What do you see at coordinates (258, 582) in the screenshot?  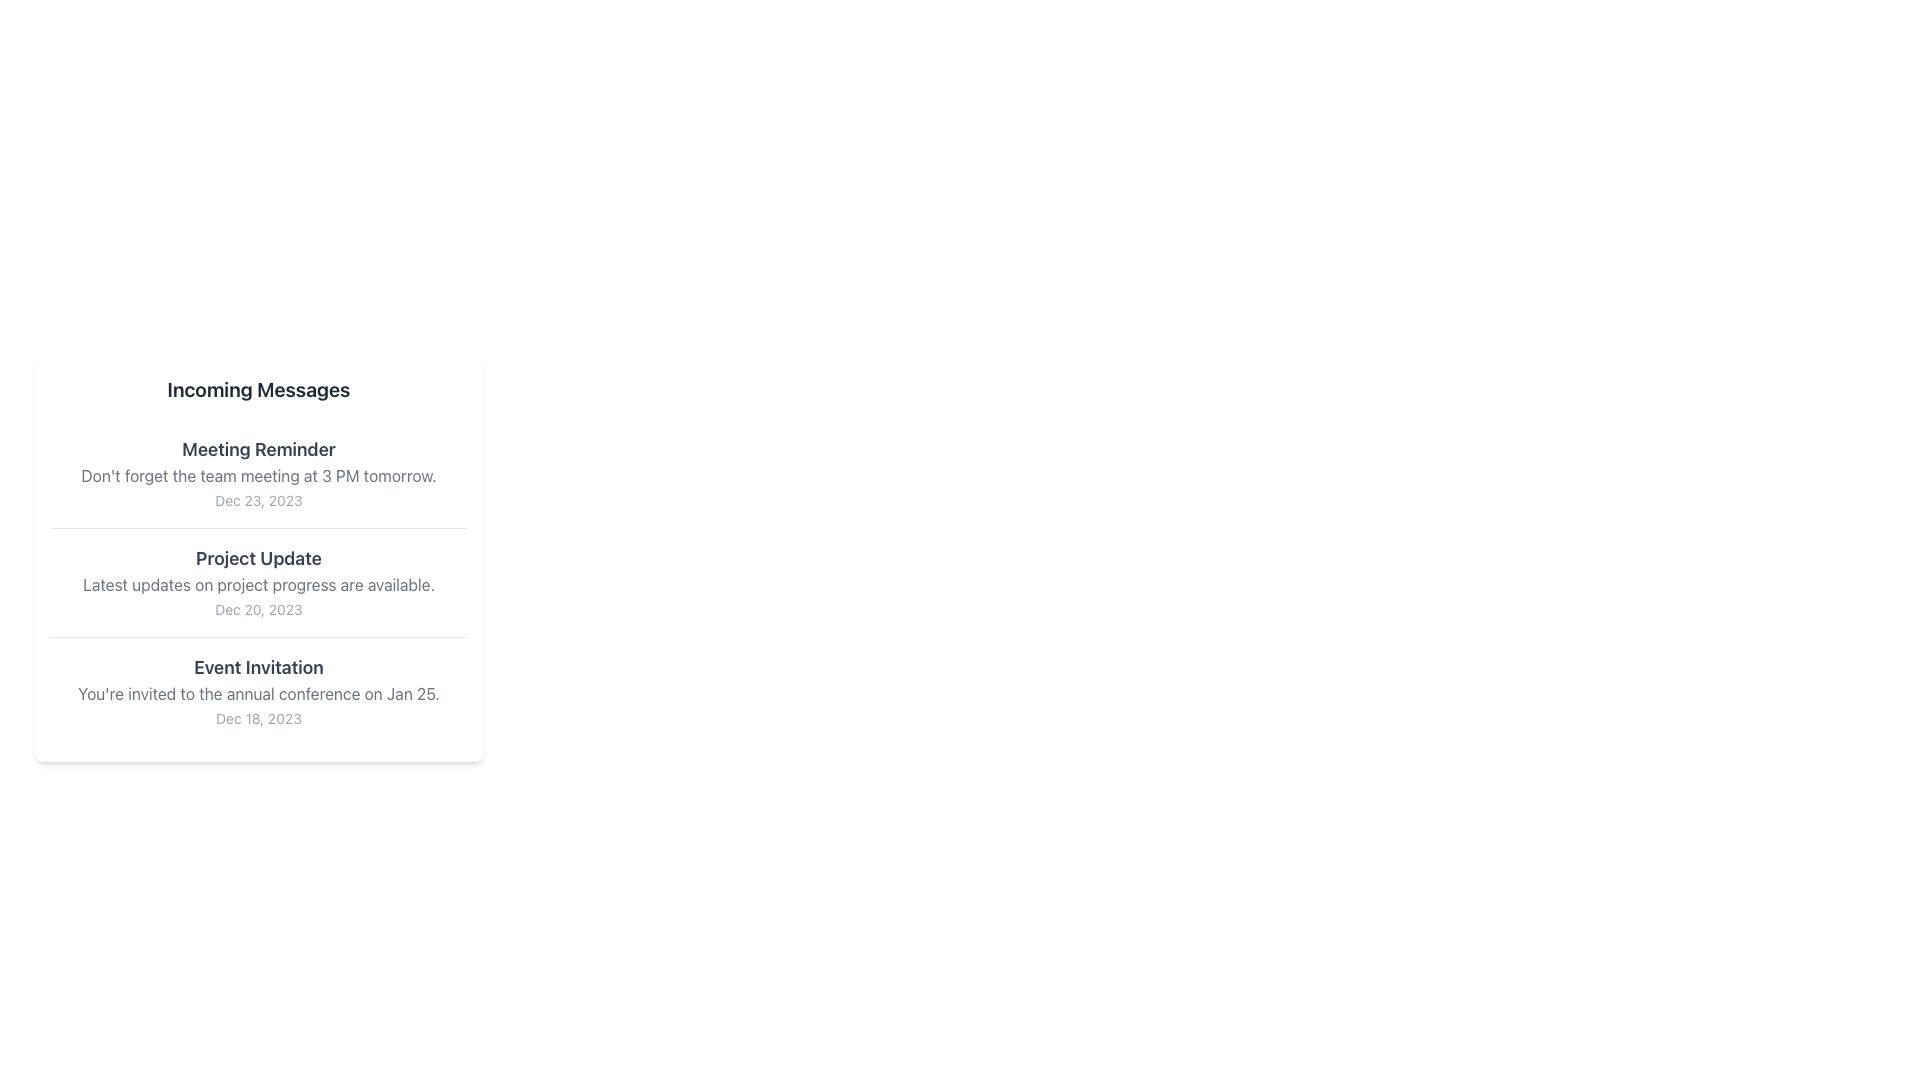 I see `the text block element displaying 'Project Update', which is located in the center of the 'Incoming Messages' panel, positioned between 'Meeting Reminder' and 'Event Invitation'` at bounding box center [258, 582].